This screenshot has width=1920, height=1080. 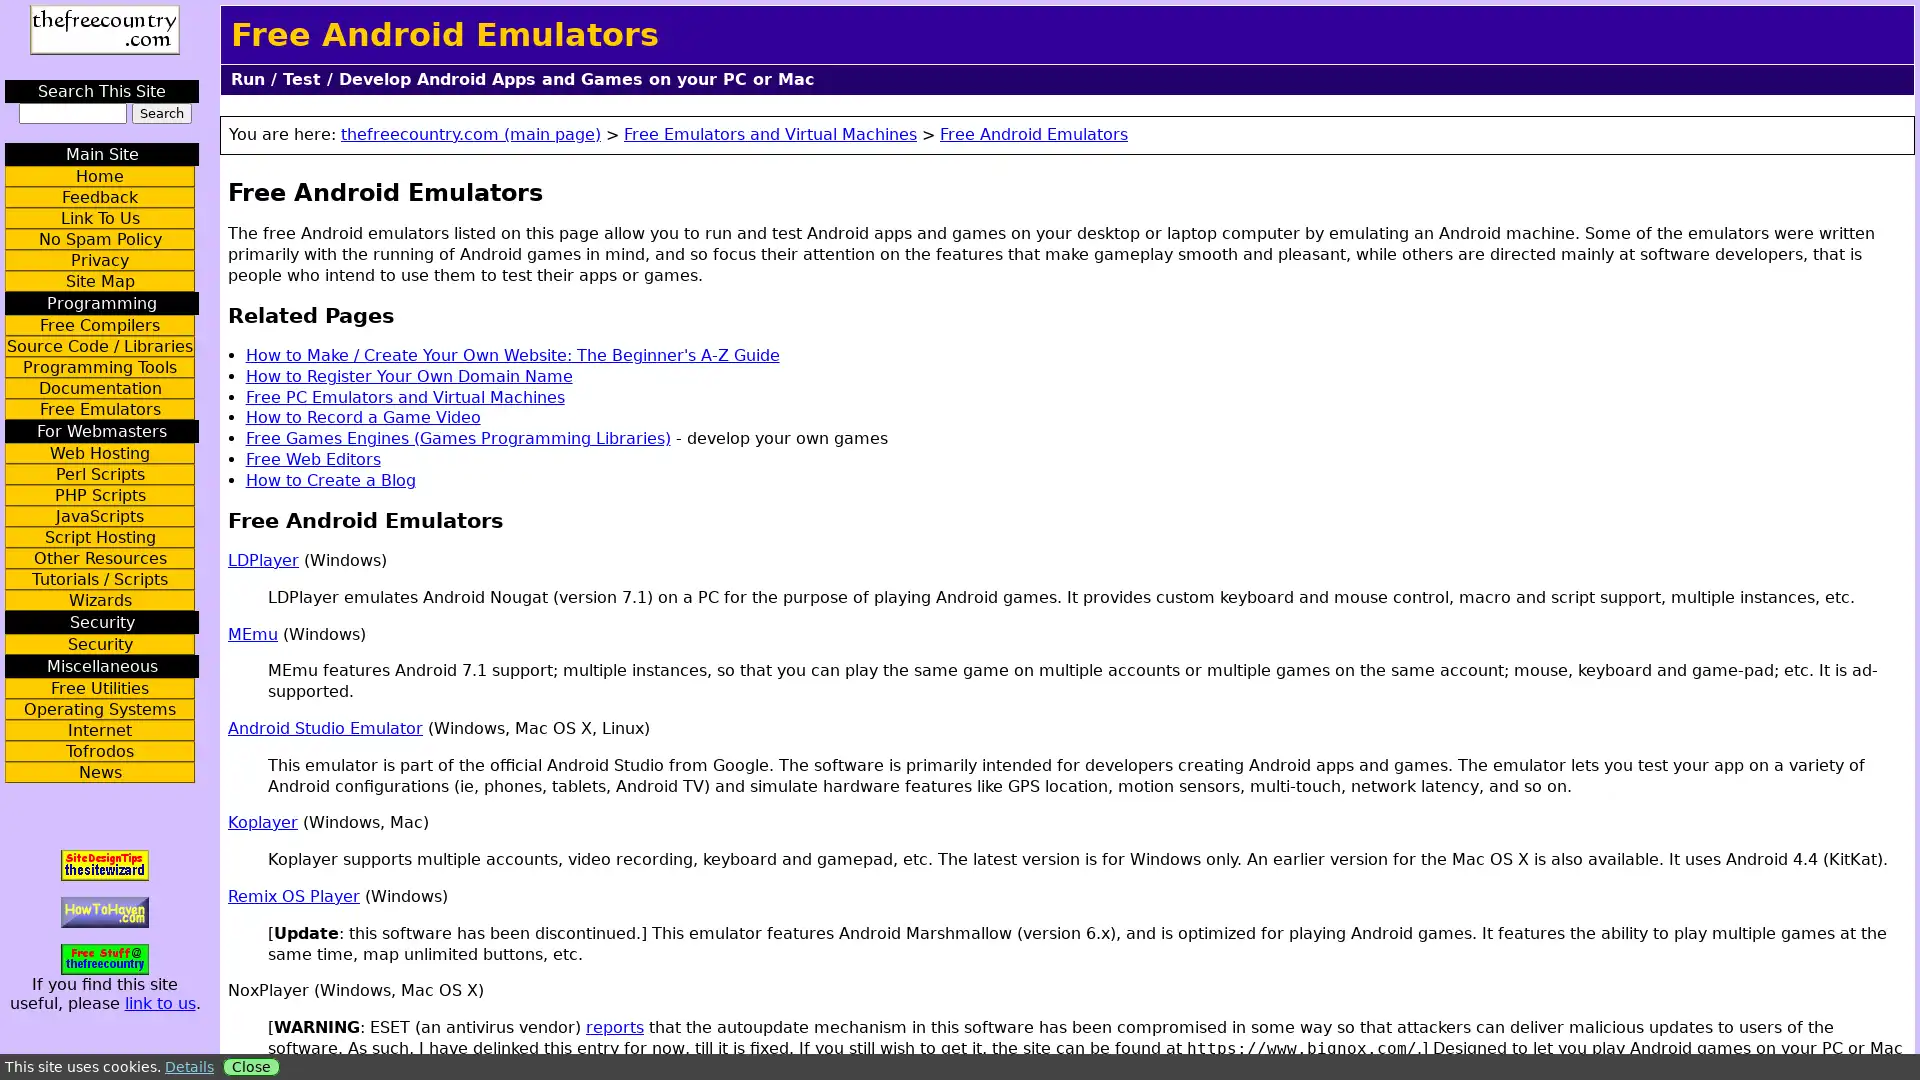 What do you see at coordinates (161, 113) in the screenshot?
I see `Search` at bounding box center [161, 113].